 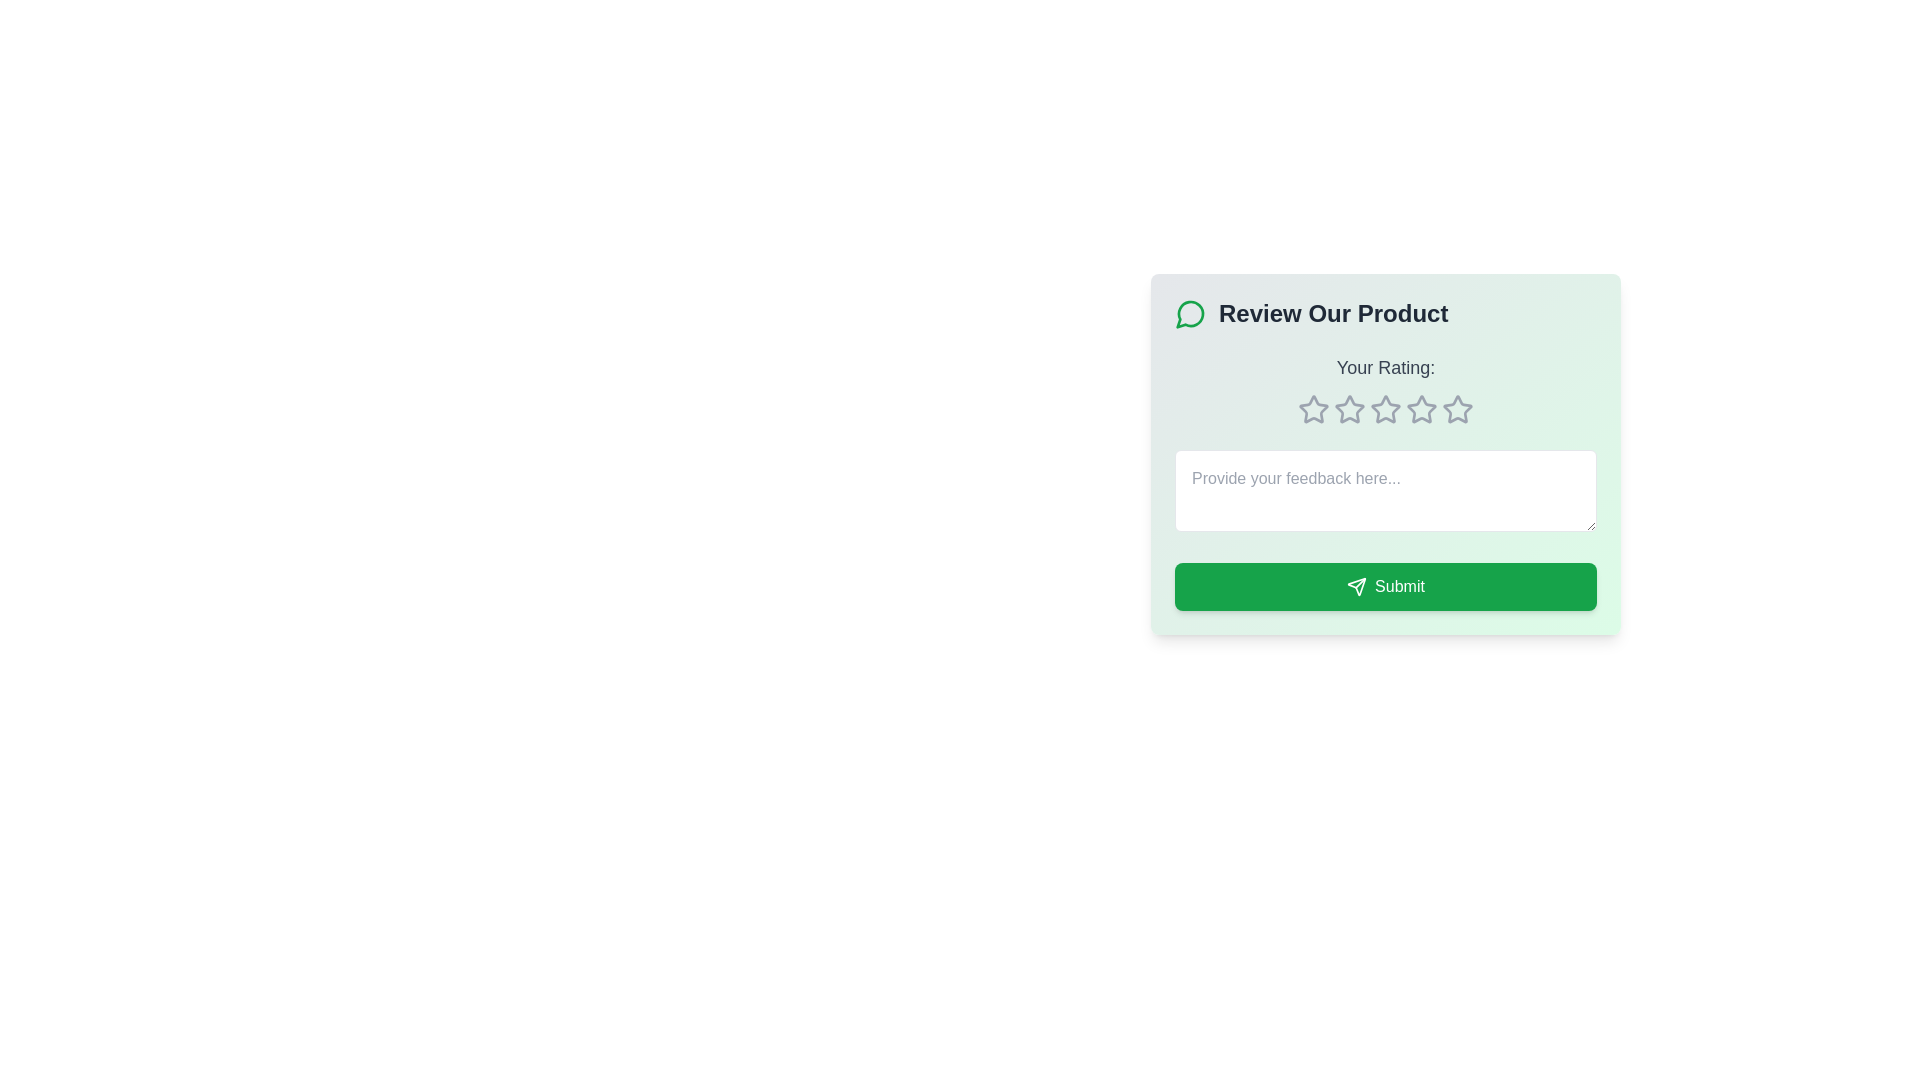 I want to click on the circular speech bubble icon outlined in green, which is positioned to the left of the text 'Review Our Product', so click(x=1190, y=313).